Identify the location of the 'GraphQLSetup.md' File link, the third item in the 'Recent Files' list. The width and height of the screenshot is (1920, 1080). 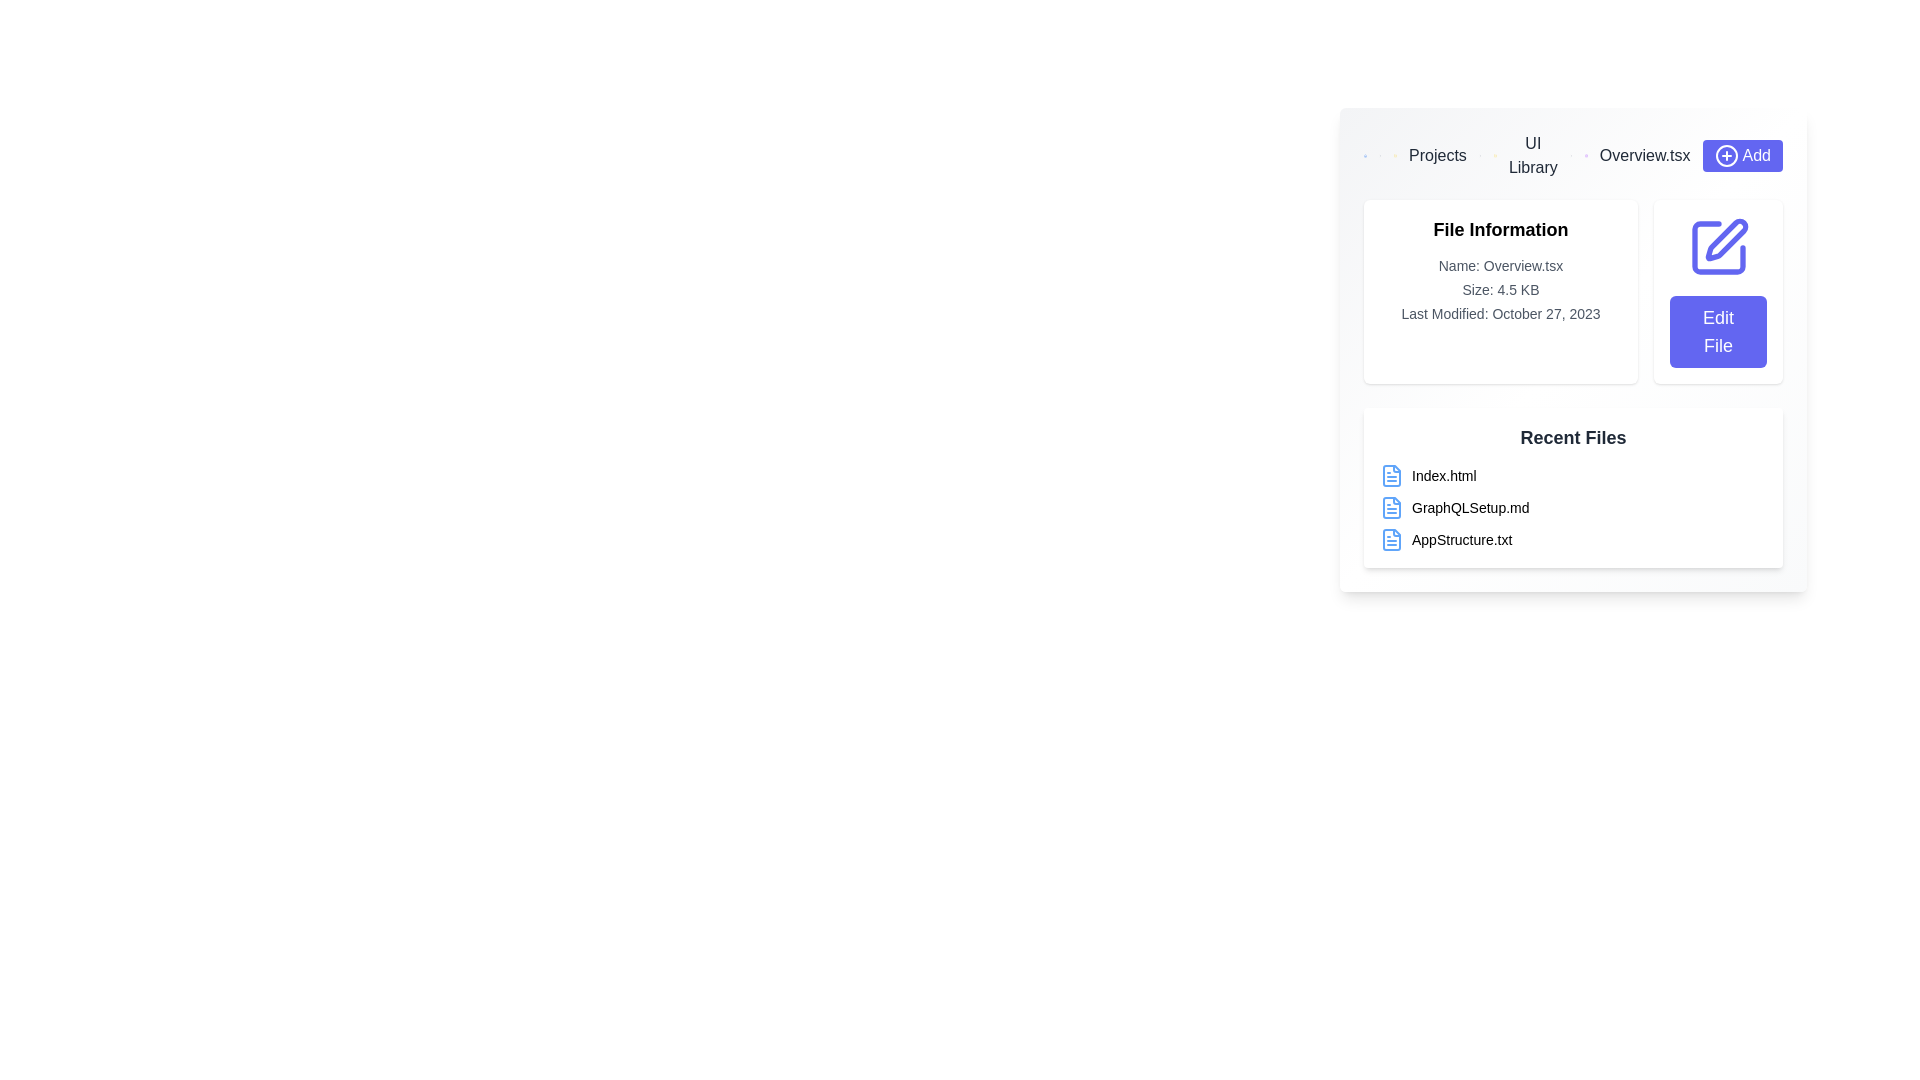
(1470, 507).